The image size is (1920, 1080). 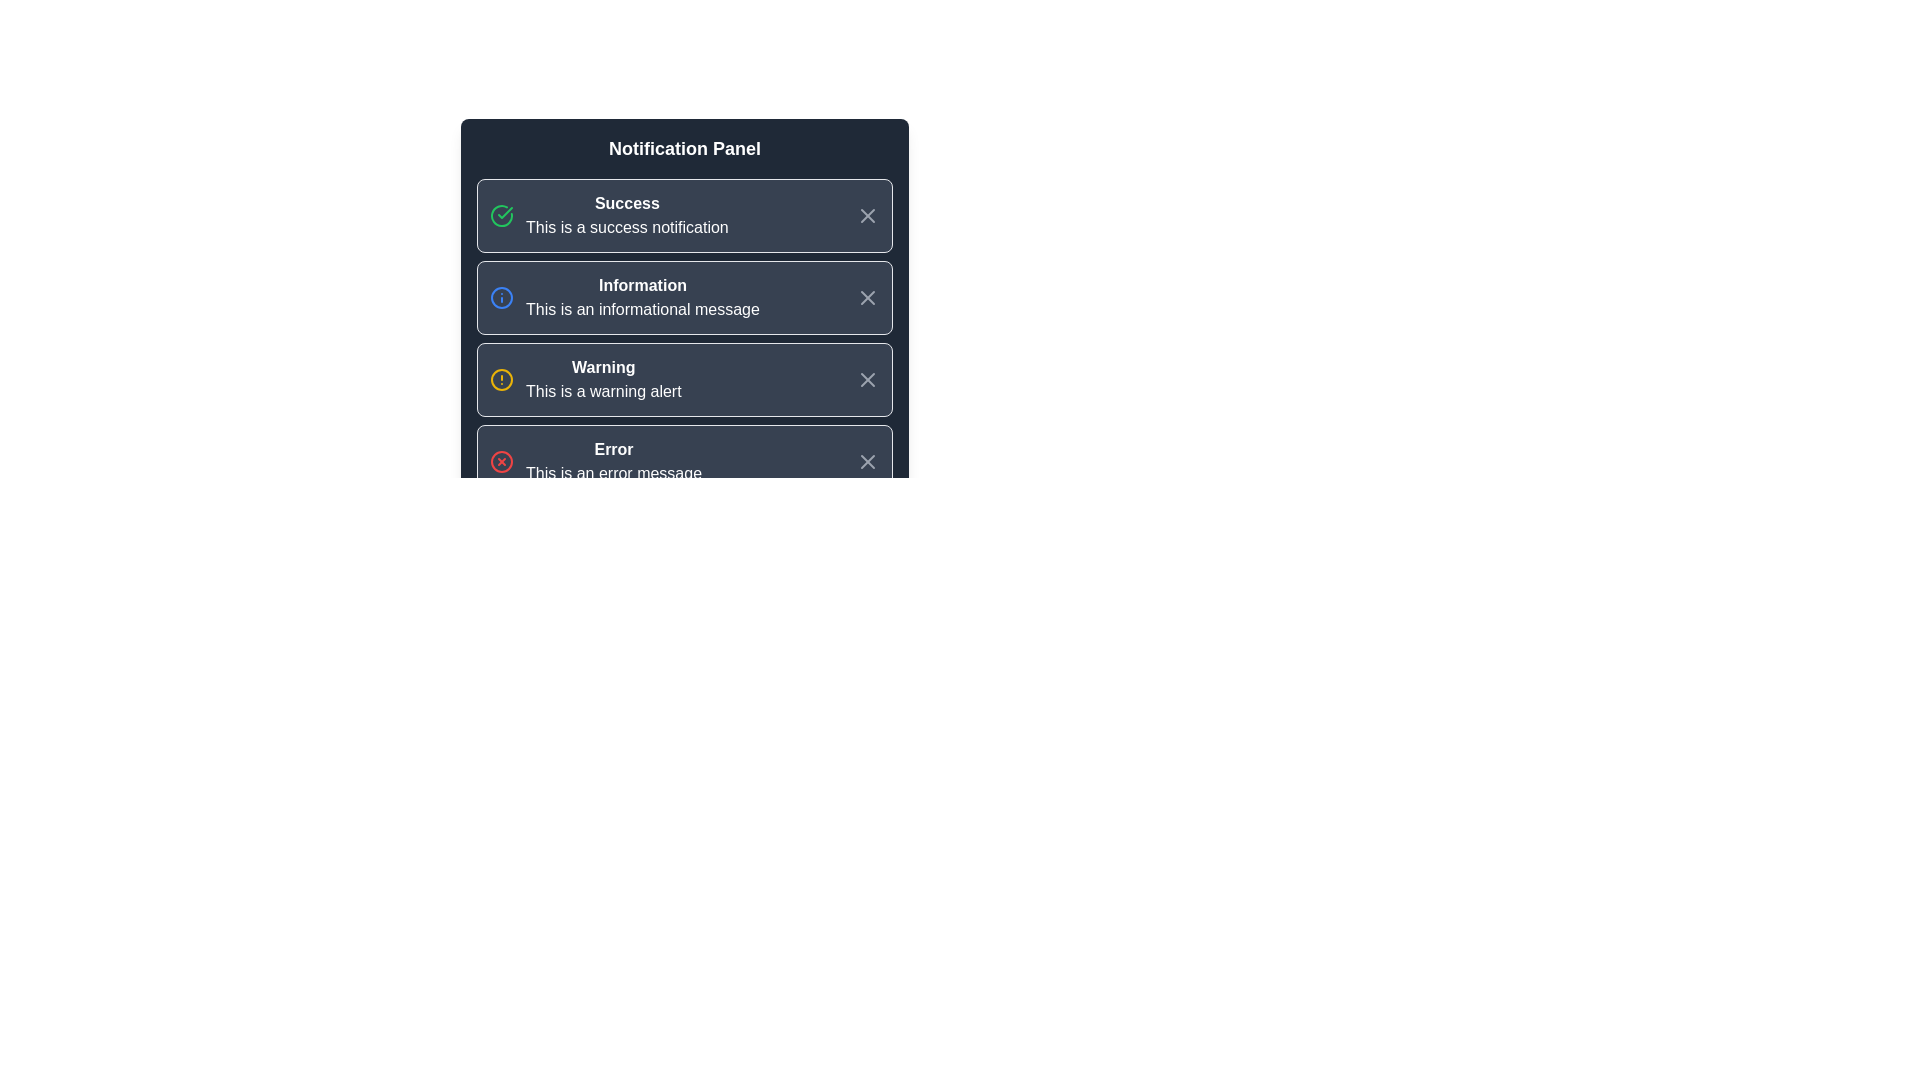 What do you see at coordinates (594, 462) in the screenshot?
I see `error message from the fourth Textual Notification, which is located below the 'Warning' notification in the notification panel` at bounding box center [594, 462].